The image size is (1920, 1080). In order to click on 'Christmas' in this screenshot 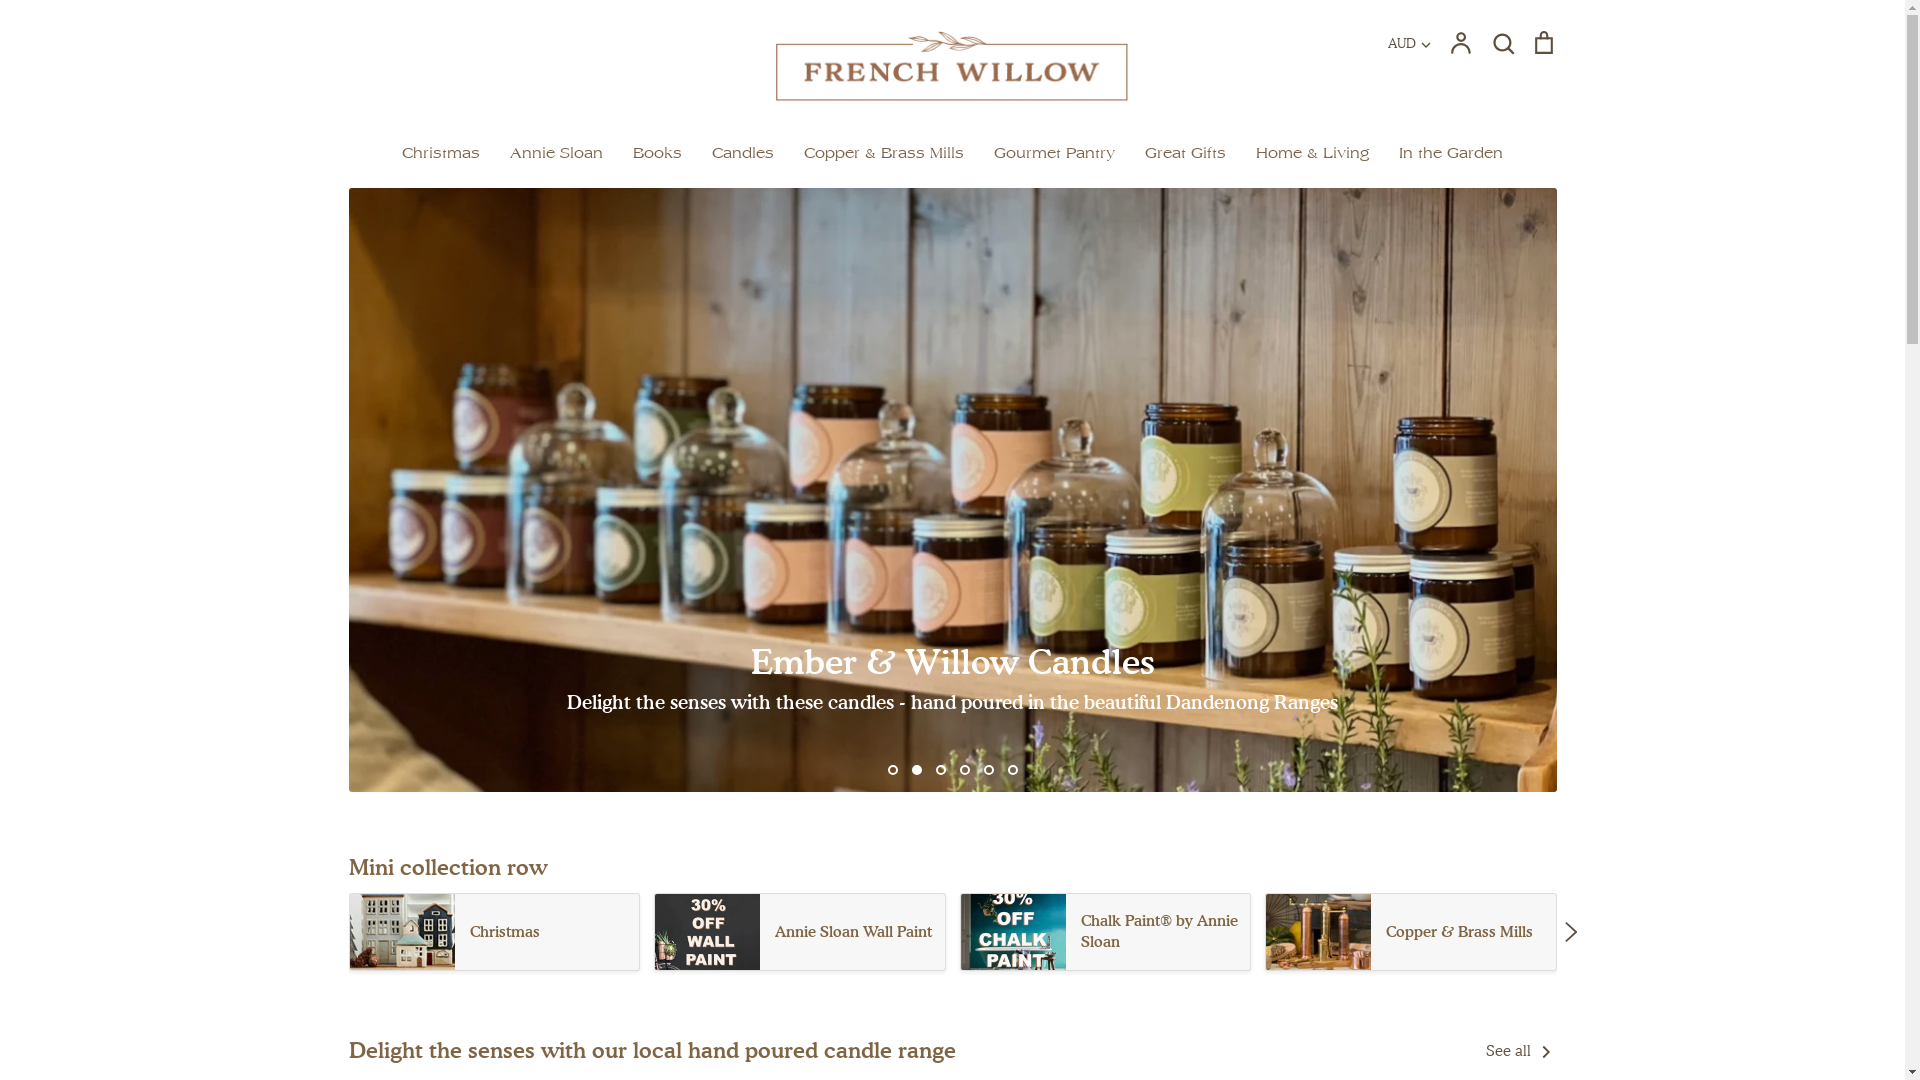, I will do `click(401, 152)`.